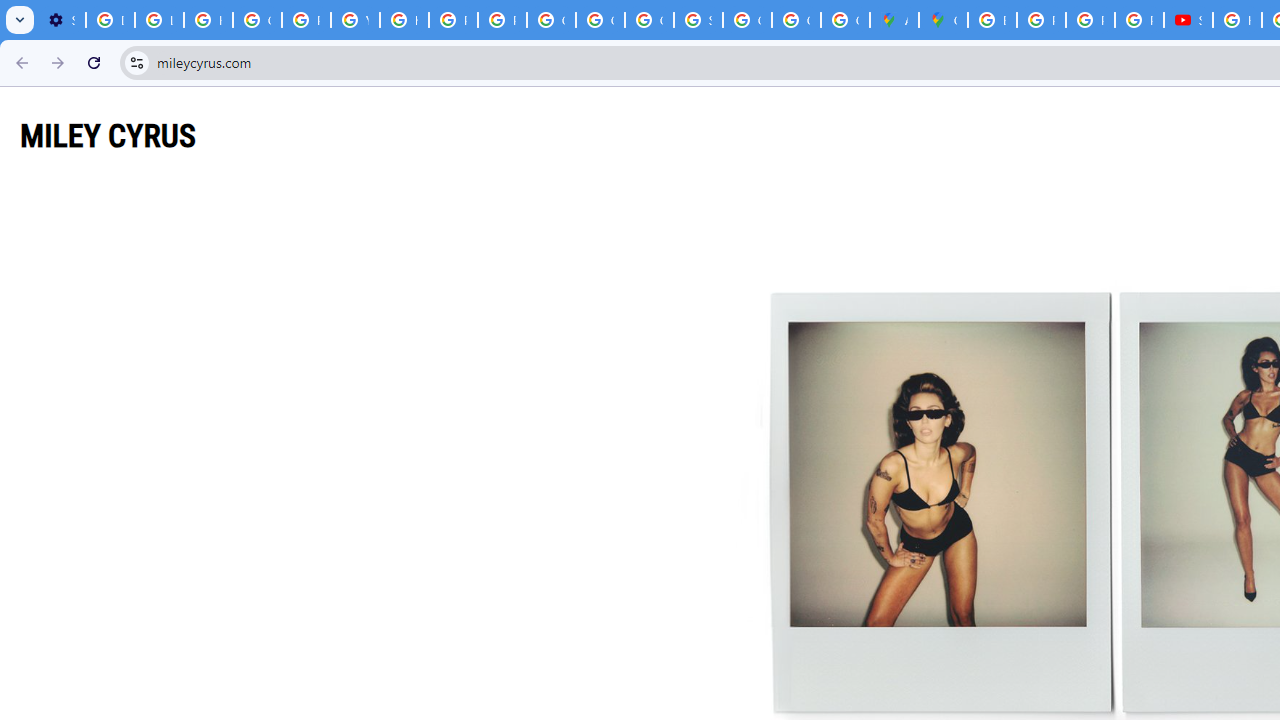 The image size is (1280, 720). I want to click on 'MILEY CYRUS', so click(107, 135).